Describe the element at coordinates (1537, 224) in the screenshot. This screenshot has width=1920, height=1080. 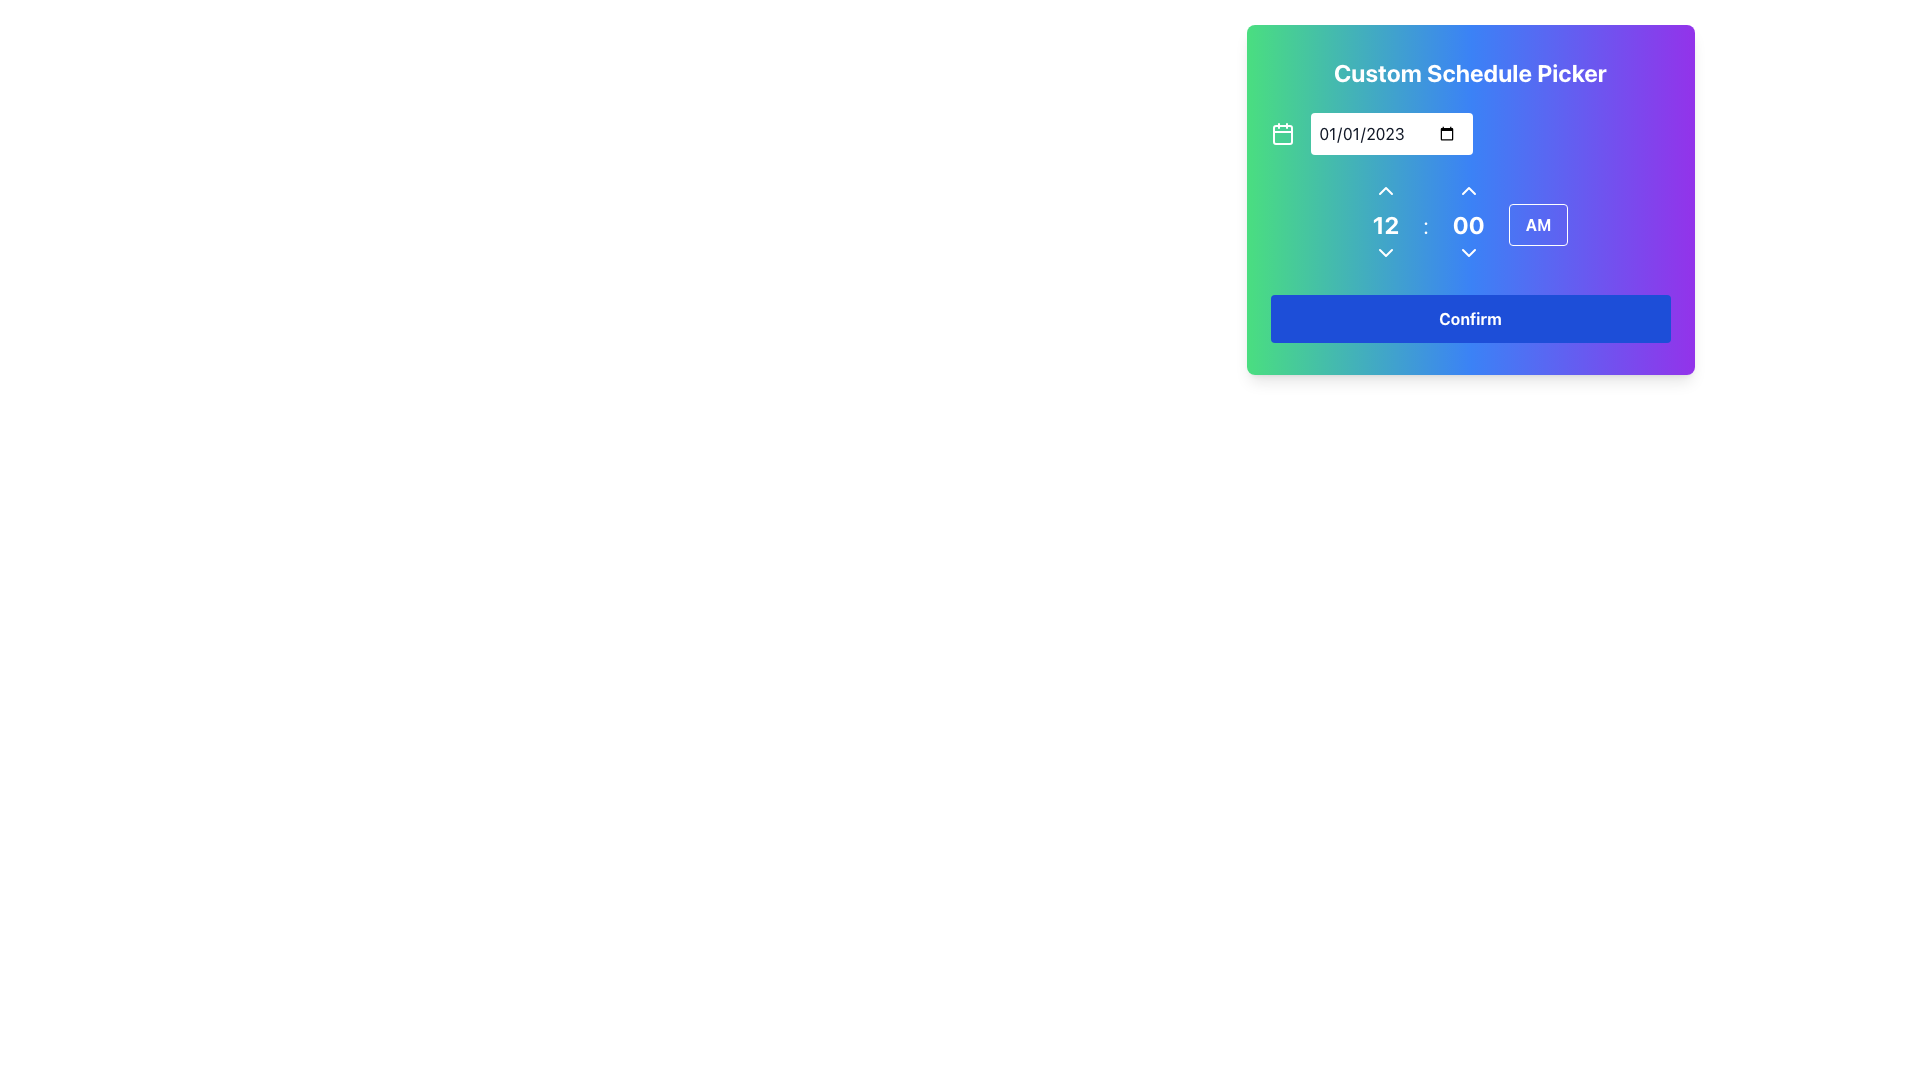
I see `the rectangular button with rounded corners labeled 'AM' in bold white font, located at the bottom-right corner of the time selection interface` at that location.